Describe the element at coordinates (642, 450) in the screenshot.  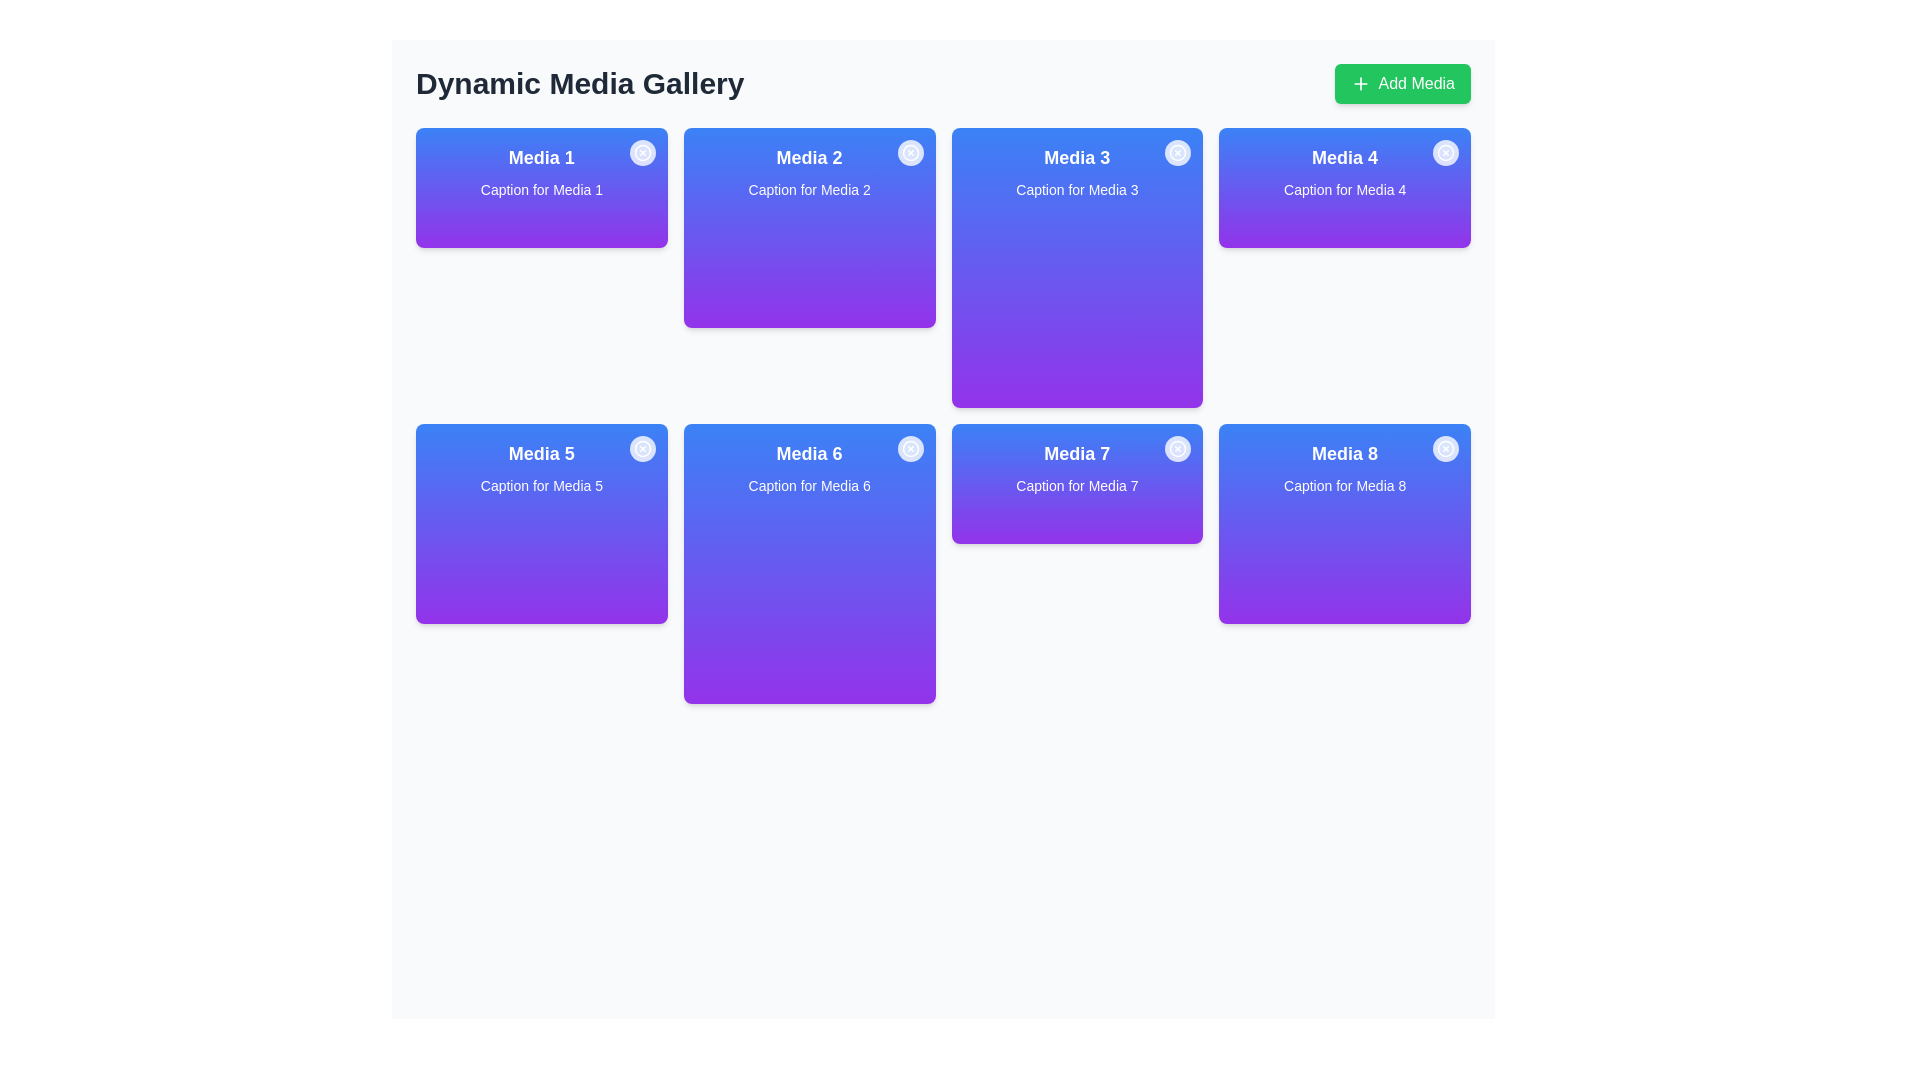
I see `the close button located at the upper-right corner of the 'Media 5' card` at that location.